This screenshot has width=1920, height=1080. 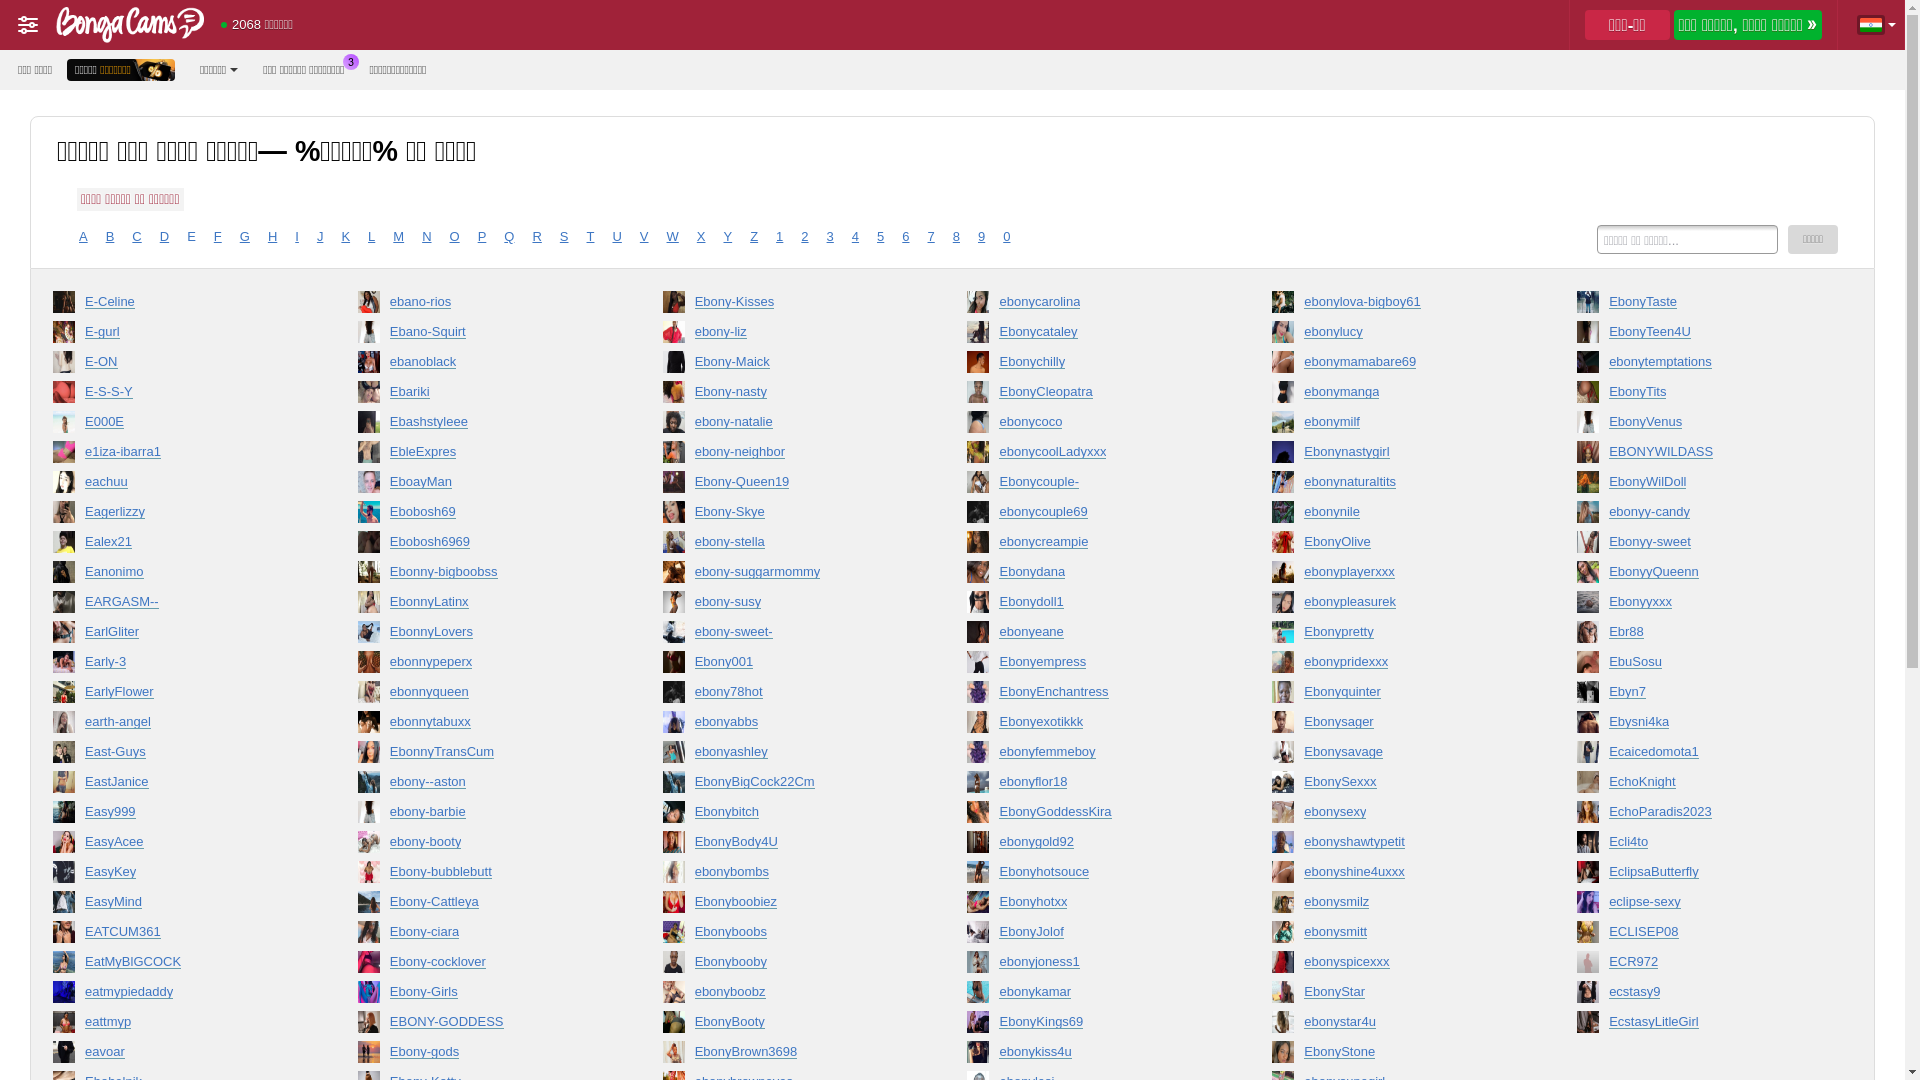 I want to click on 'Ebonybitch', so click(x=786, y=816).